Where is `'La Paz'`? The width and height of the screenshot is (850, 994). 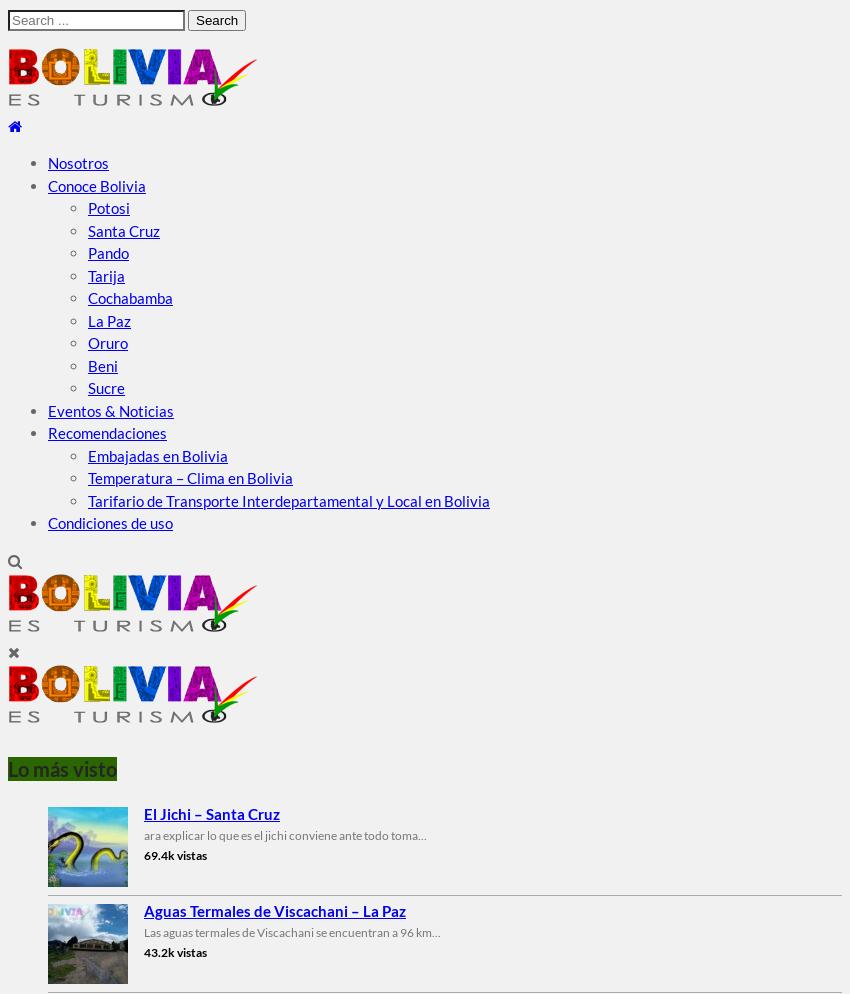 'La Paz' is located at coordinates (108, 319).